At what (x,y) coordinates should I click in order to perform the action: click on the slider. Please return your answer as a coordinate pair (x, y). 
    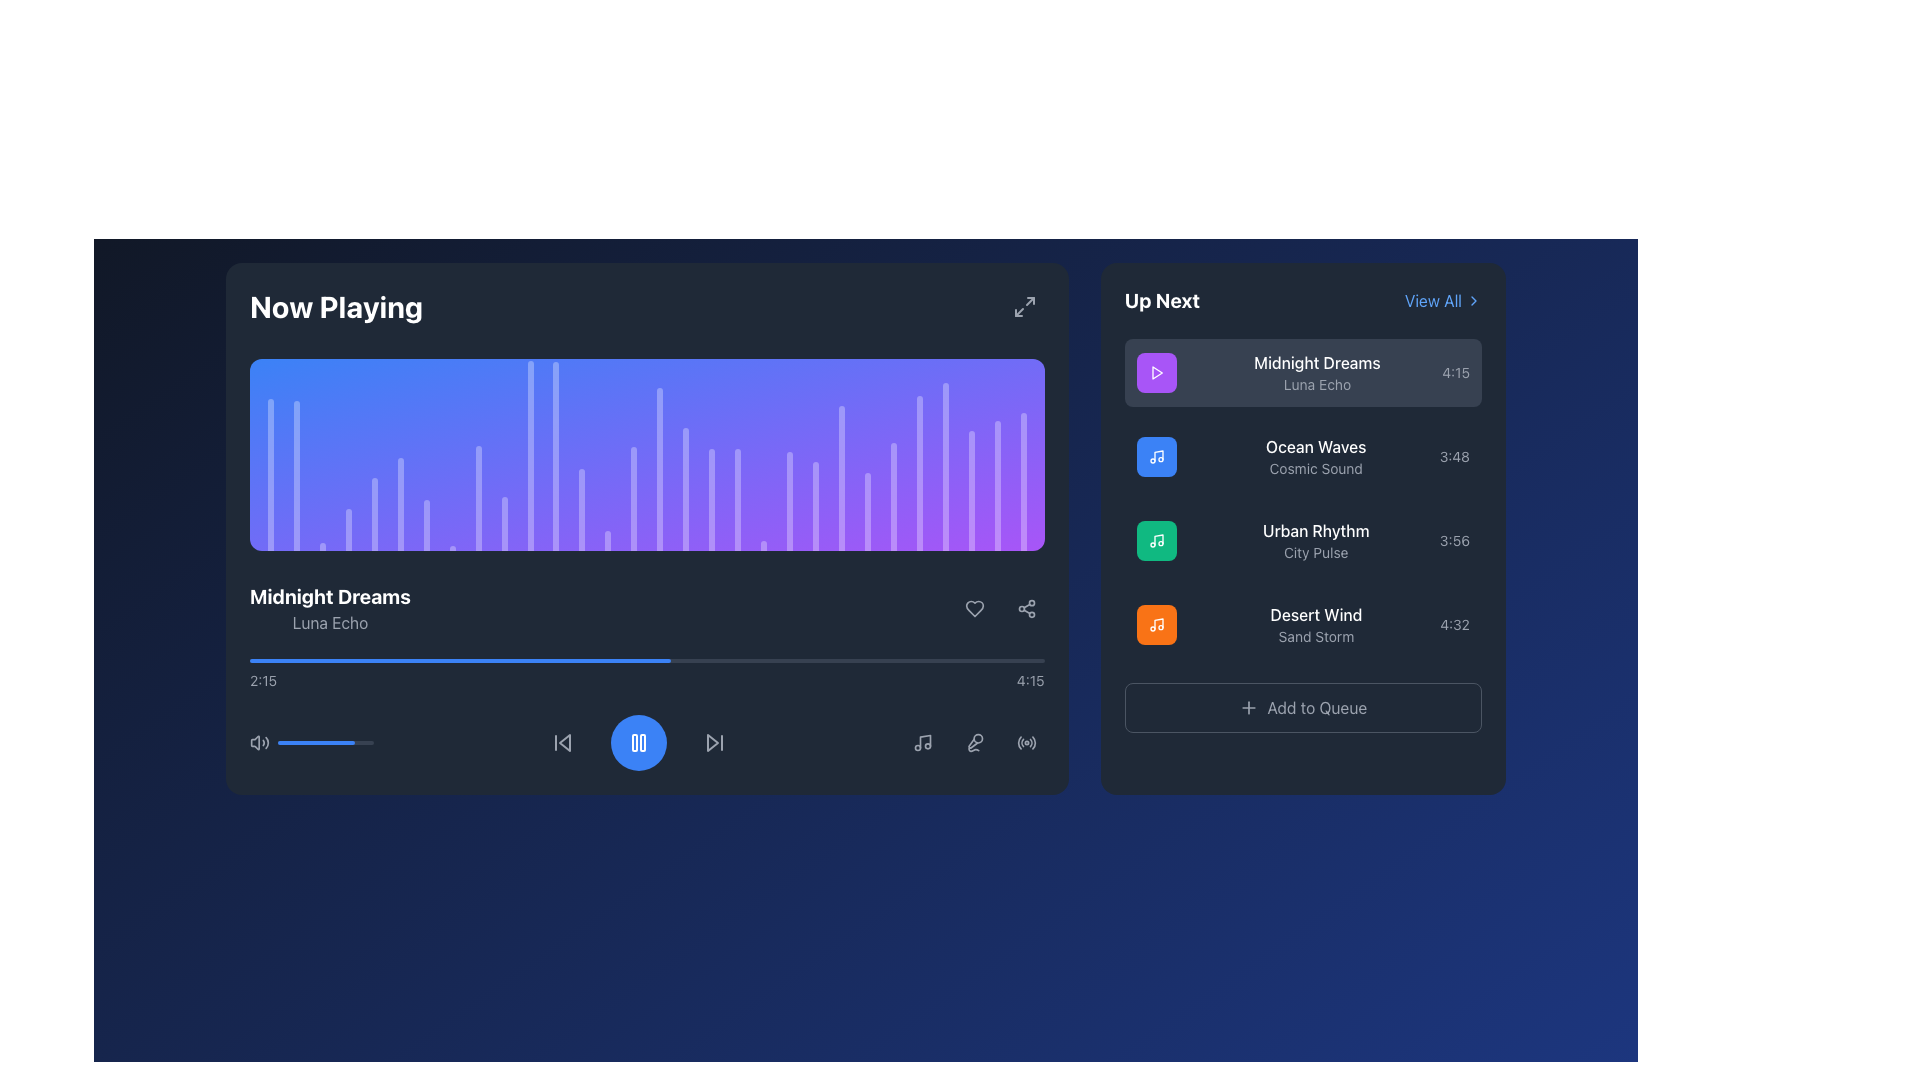
    Looking at the image, I should click on (341, 743).